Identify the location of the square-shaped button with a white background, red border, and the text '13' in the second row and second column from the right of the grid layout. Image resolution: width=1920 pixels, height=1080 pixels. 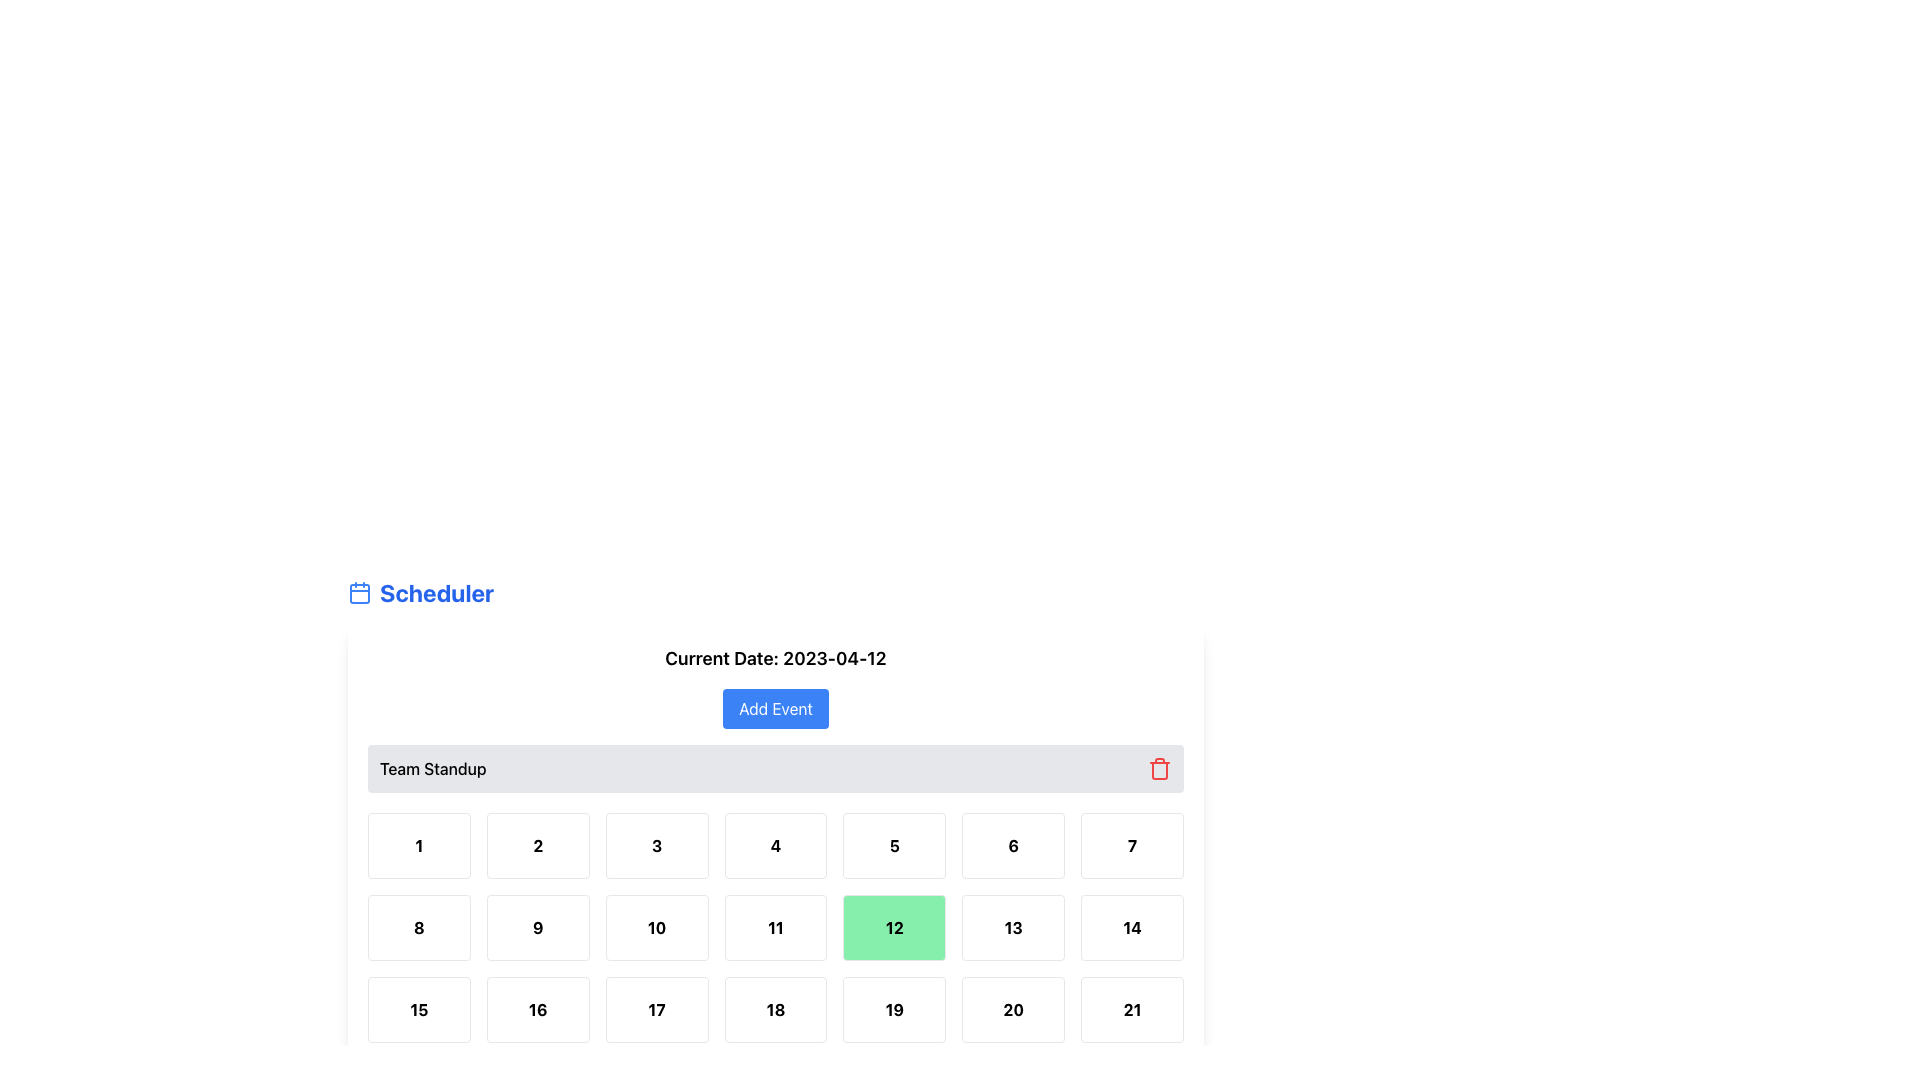
(1013, 928).